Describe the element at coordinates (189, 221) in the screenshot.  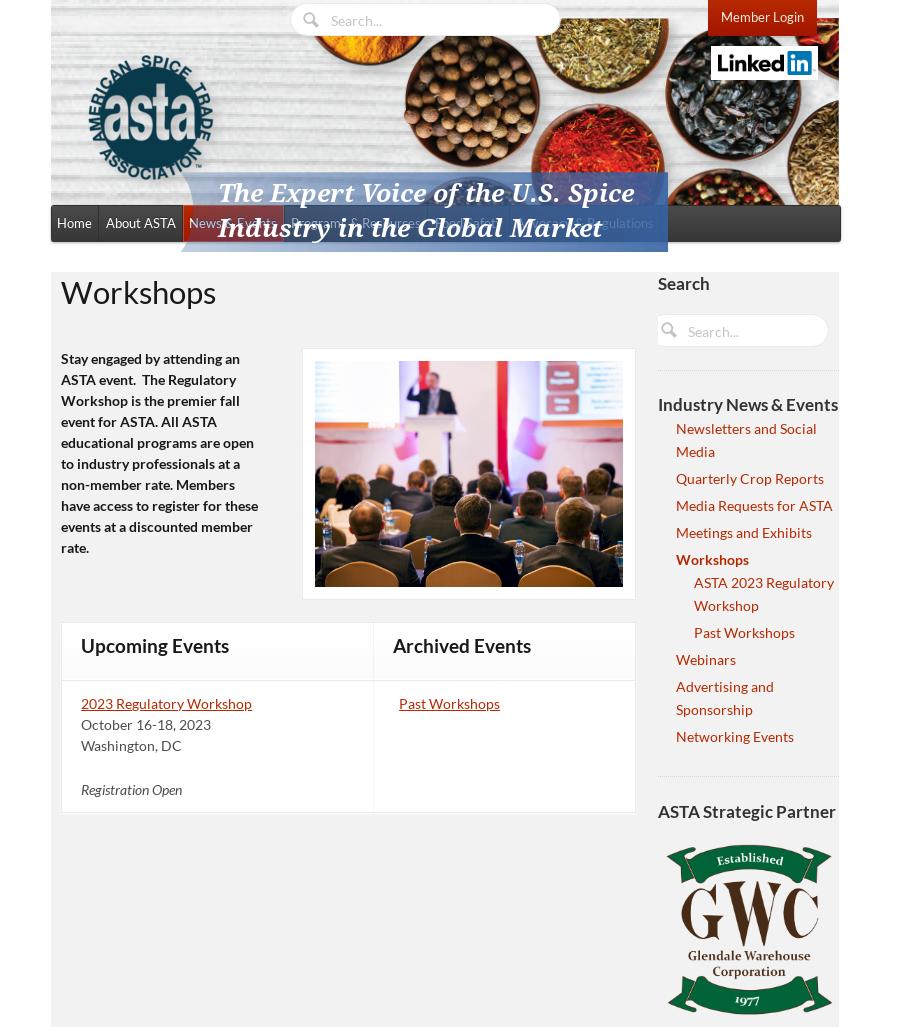
I see `'News & Events'` at that location.